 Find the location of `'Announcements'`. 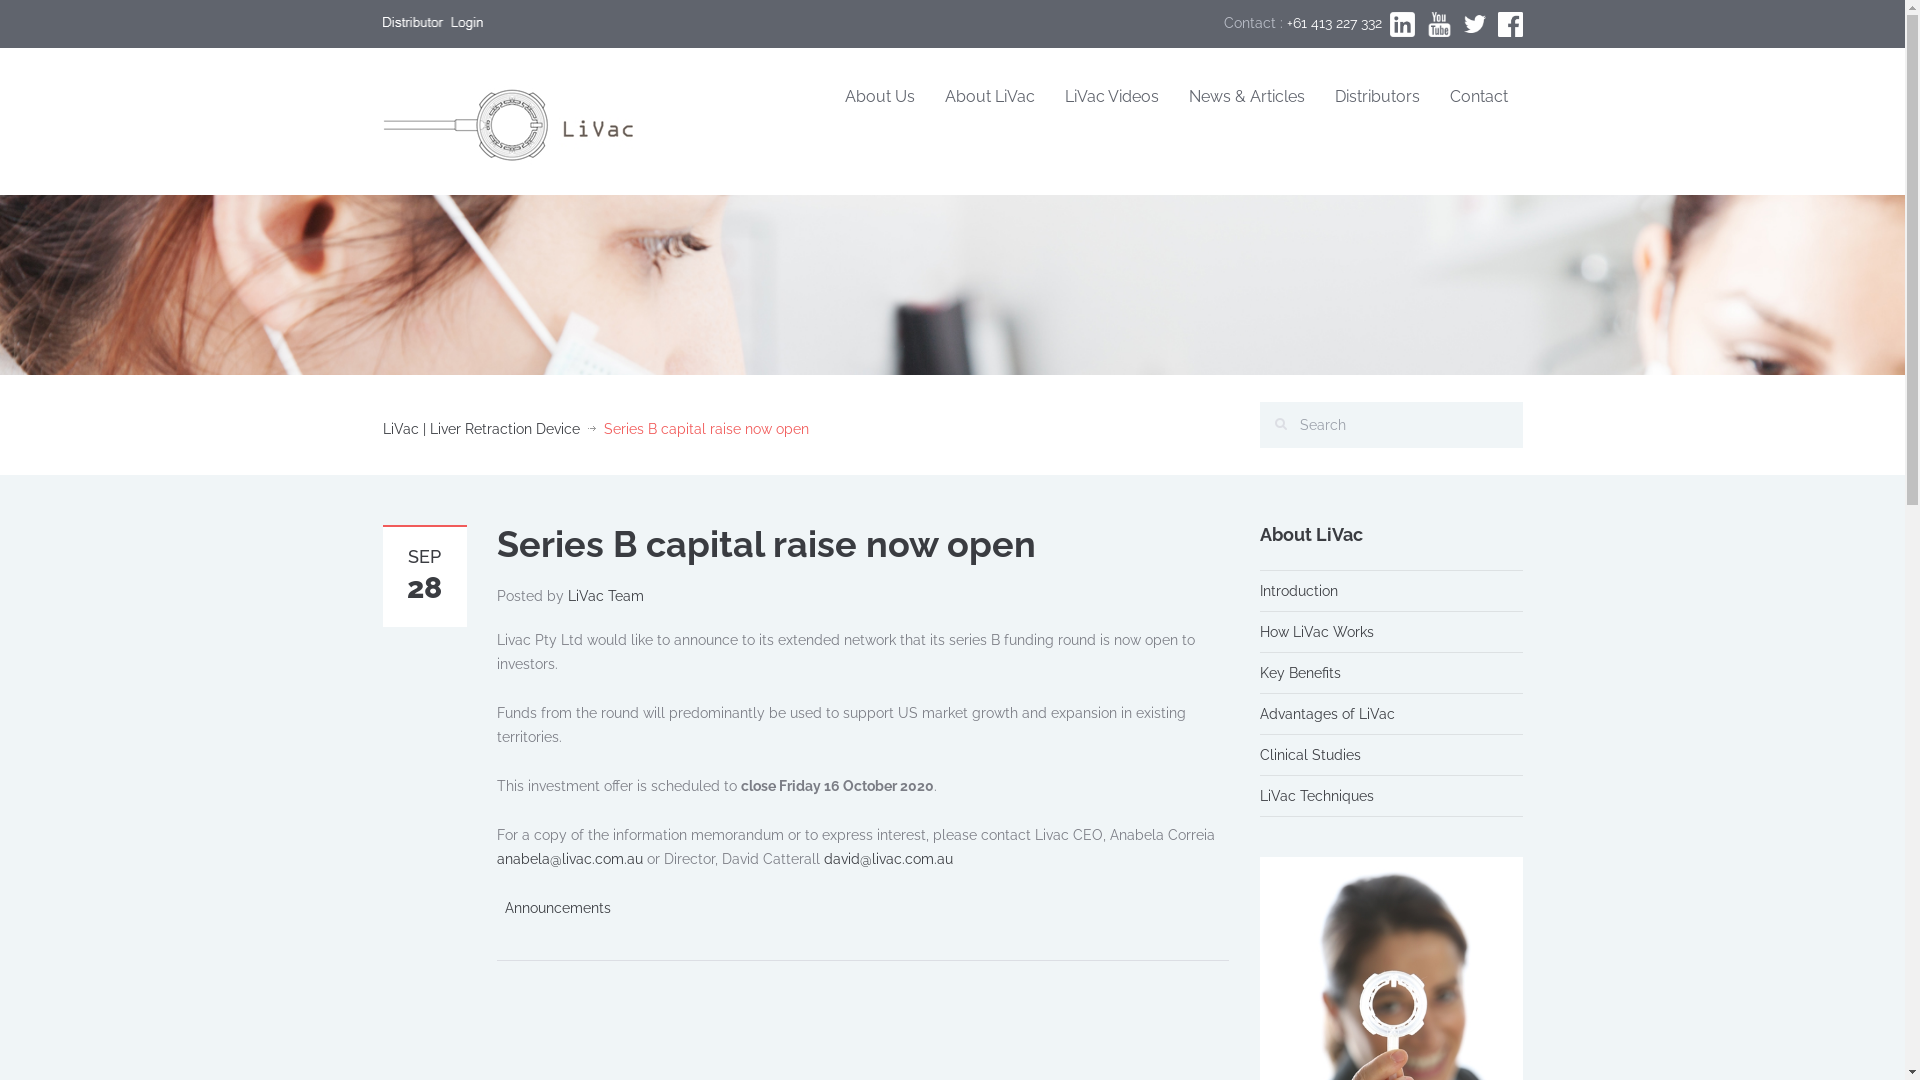

'Announcements' is located at coordinates (556, 907).